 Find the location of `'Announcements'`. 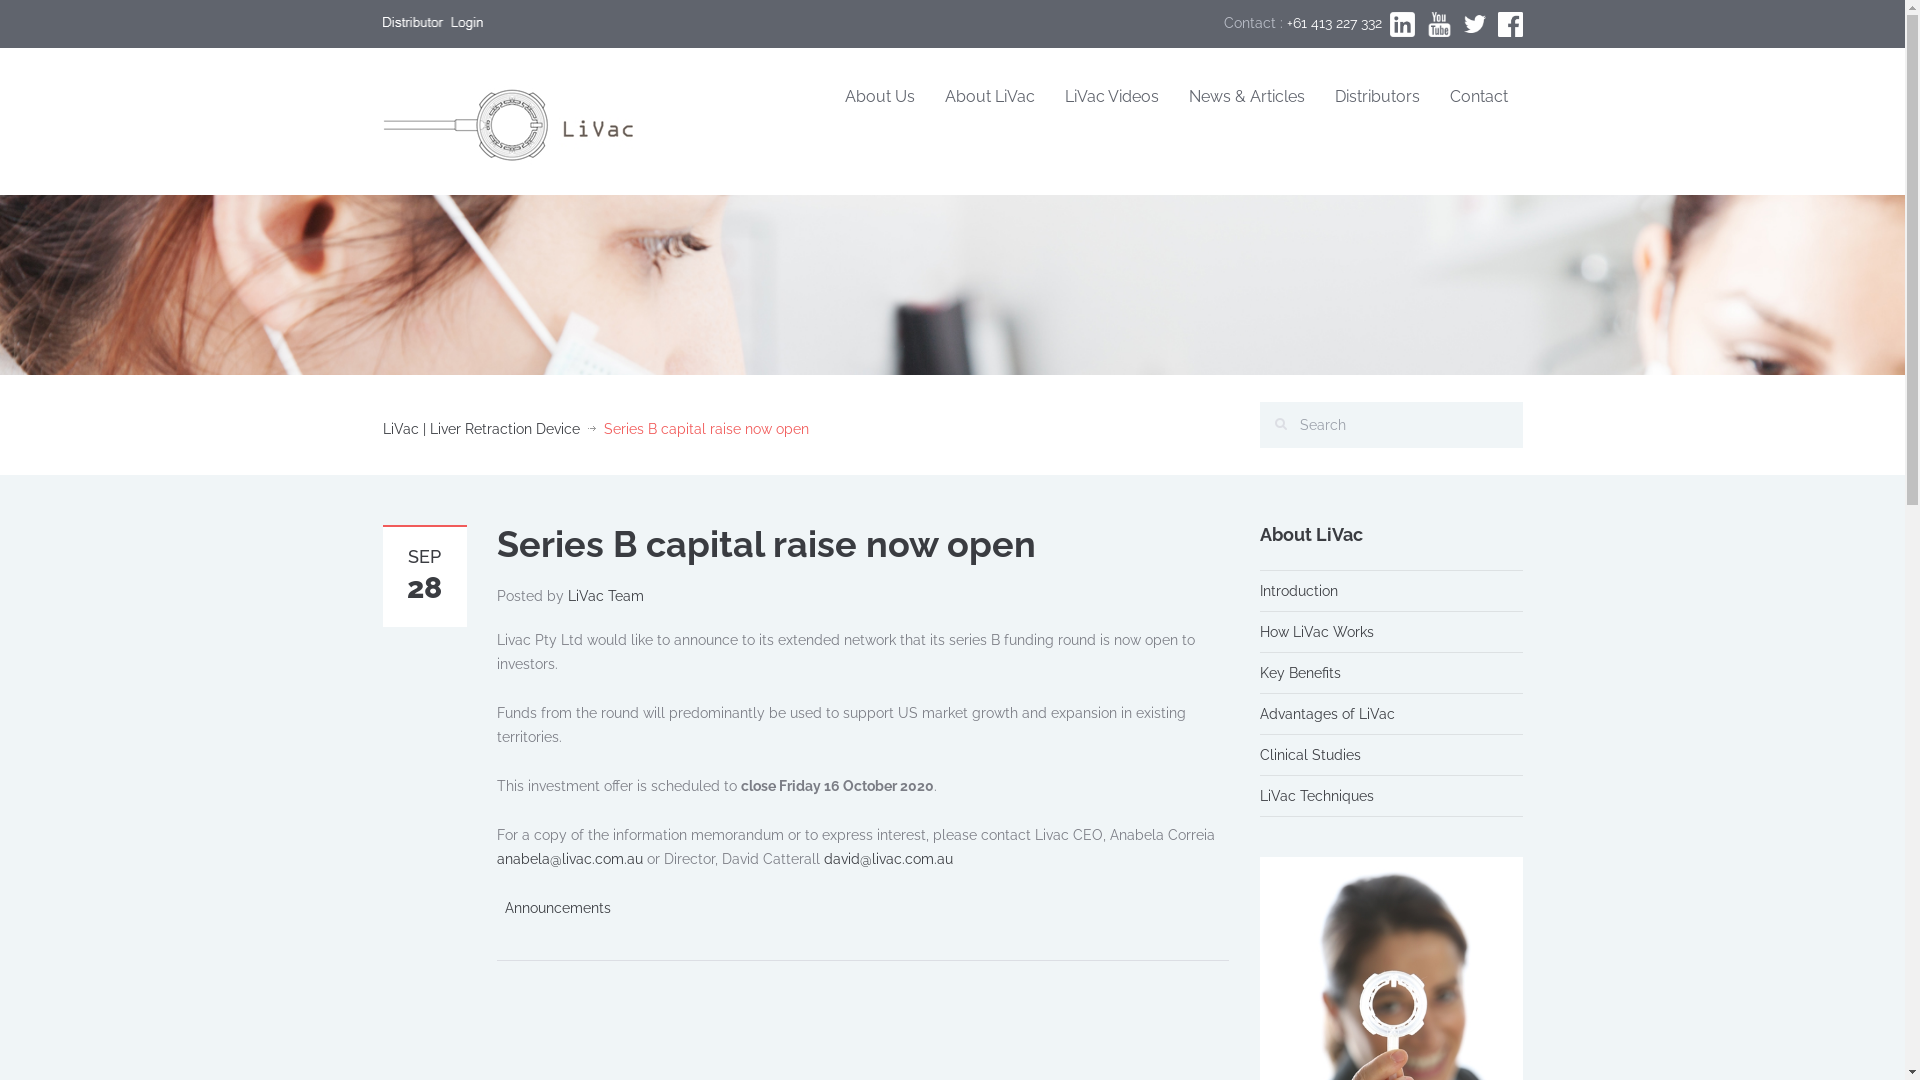

'Announcements' is located at coordinates (556, 907).